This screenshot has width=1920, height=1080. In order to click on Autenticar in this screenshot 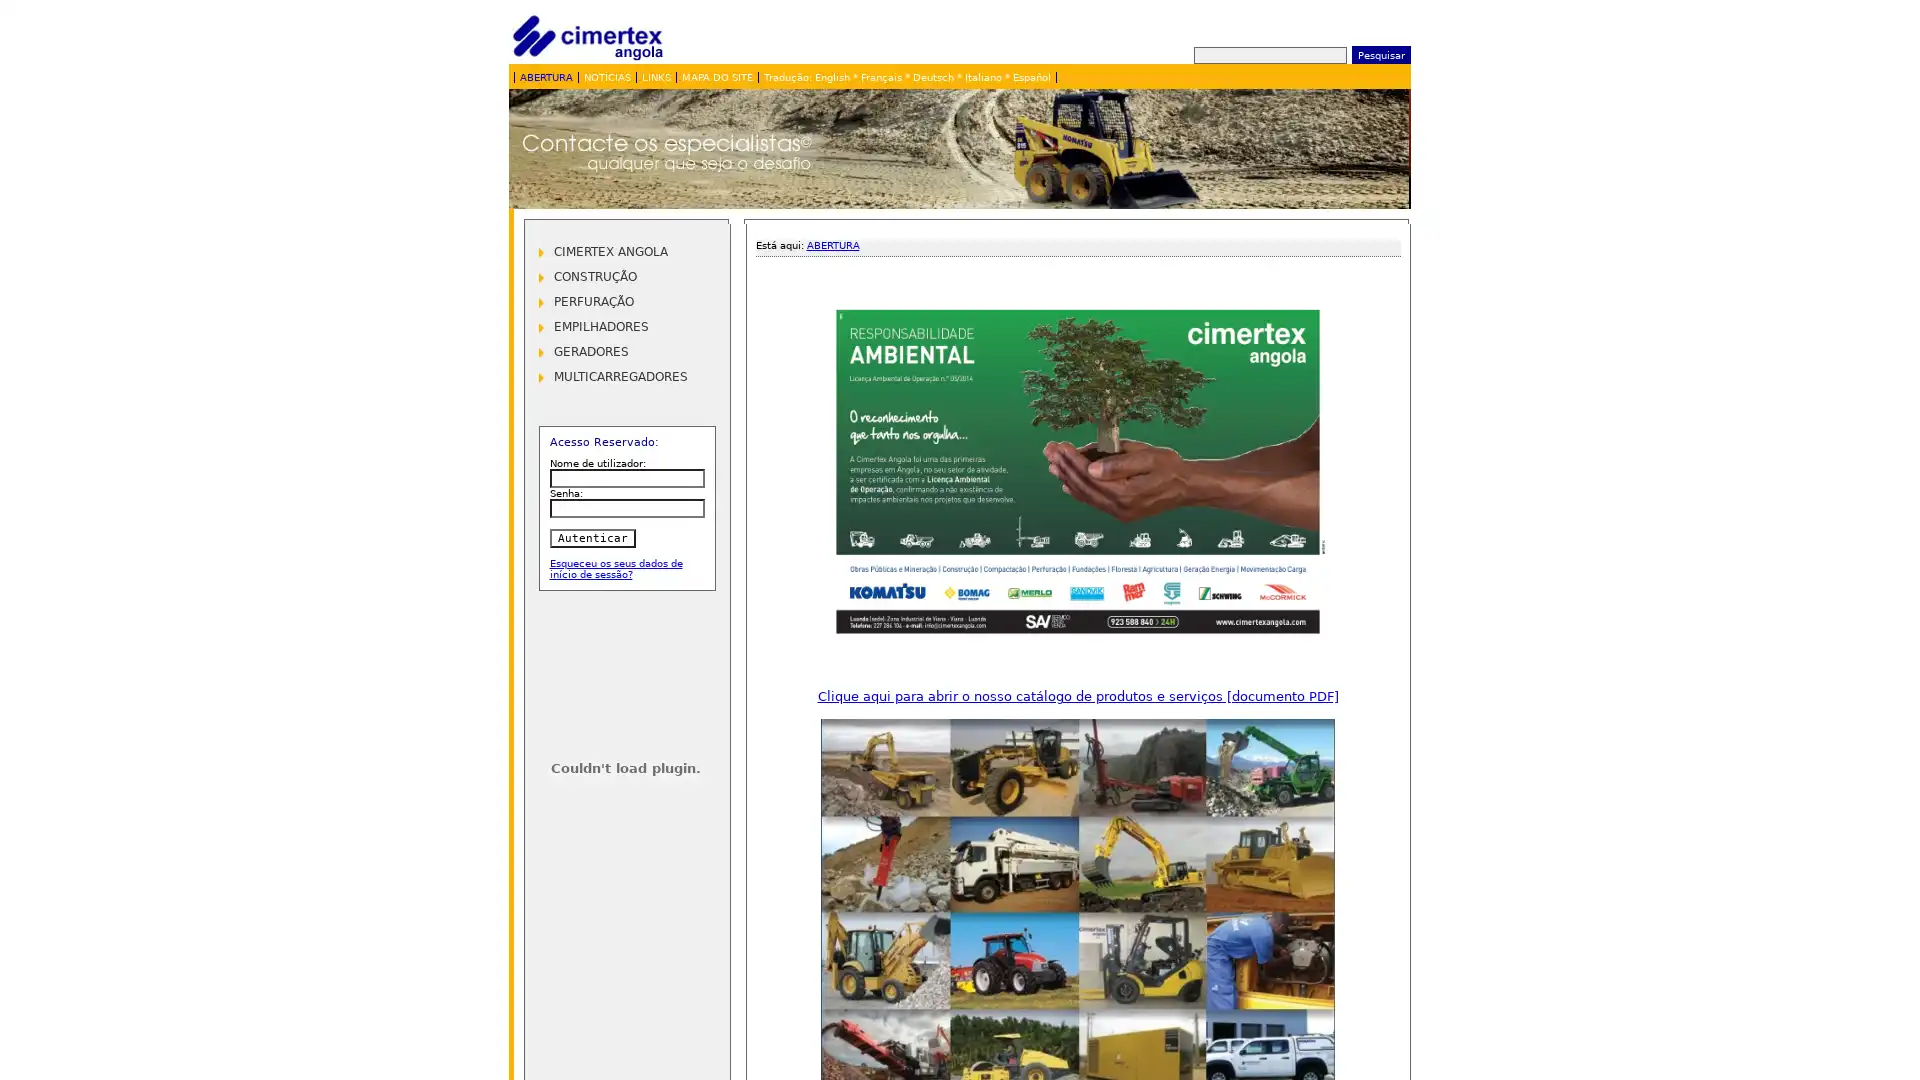, I will do `click(590, 537)`.